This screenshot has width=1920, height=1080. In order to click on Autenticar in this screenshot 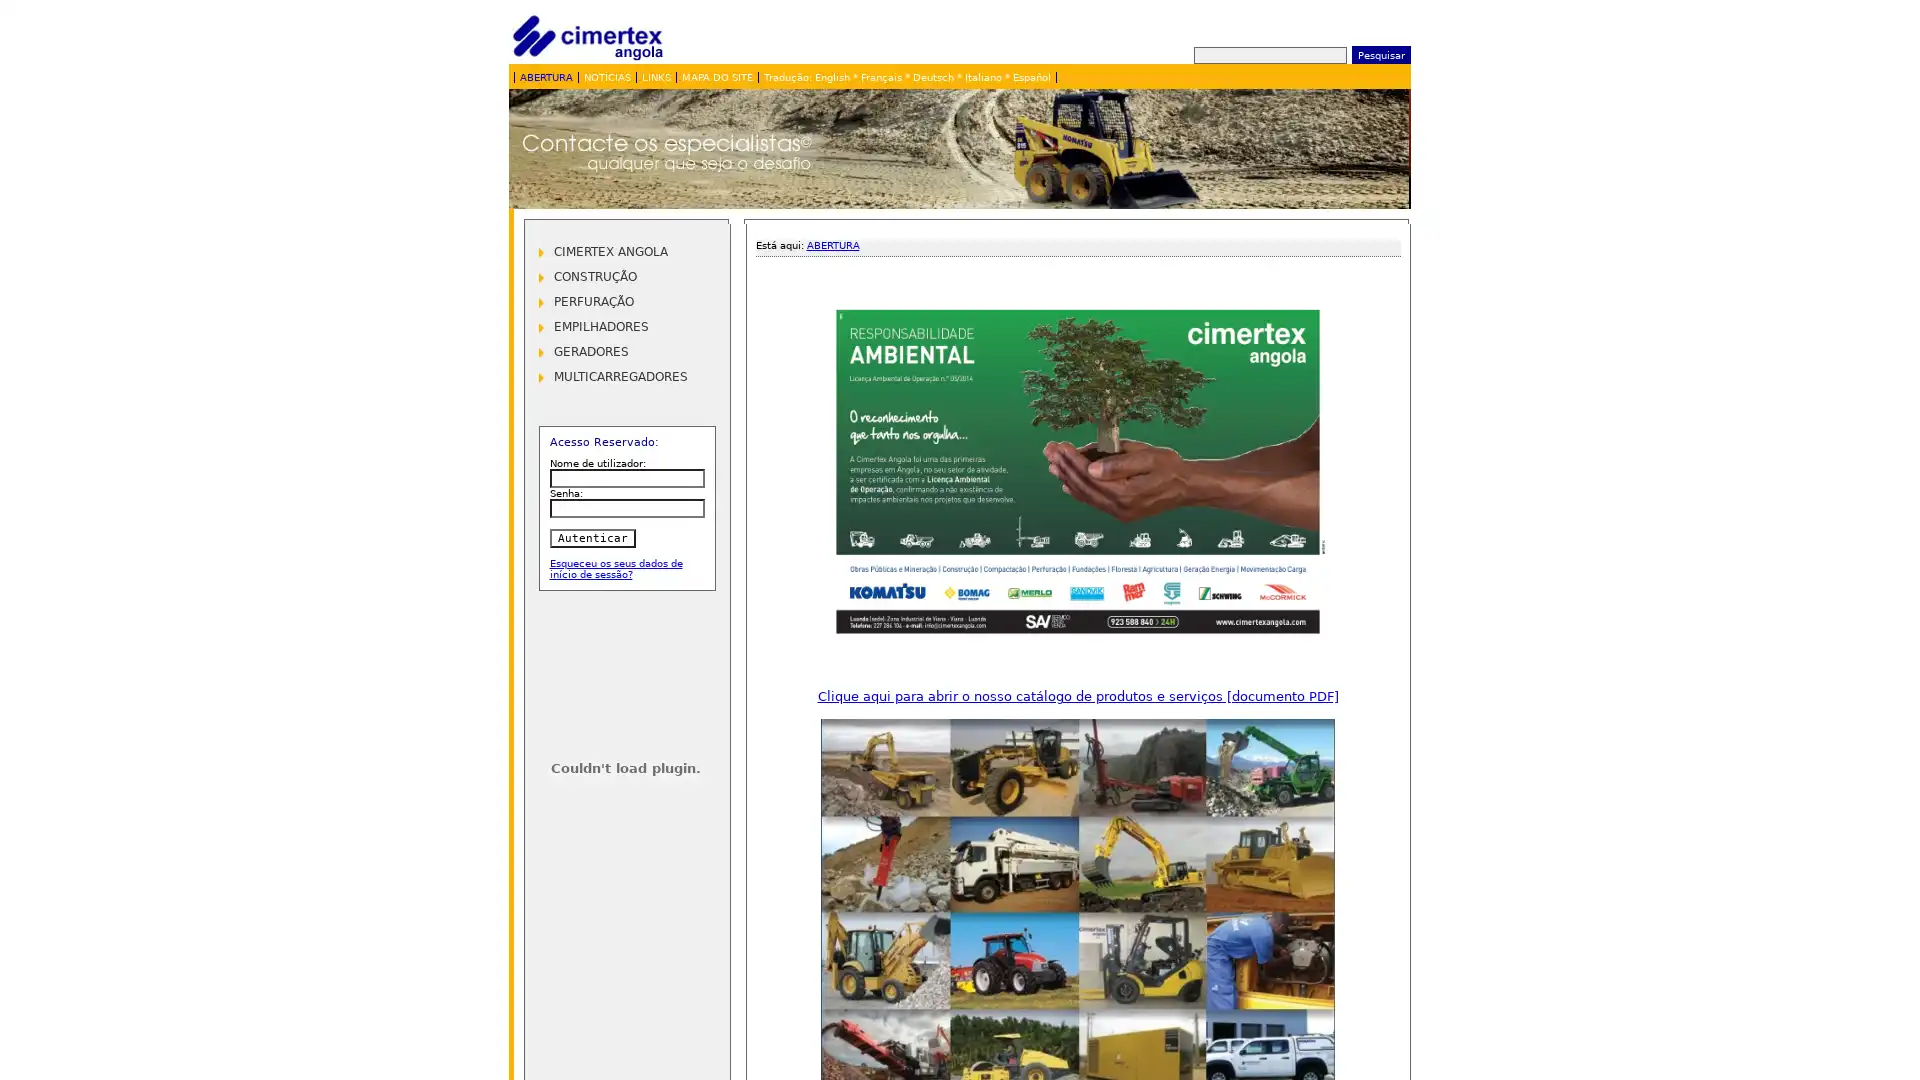, I will do `click(590, 537)`.